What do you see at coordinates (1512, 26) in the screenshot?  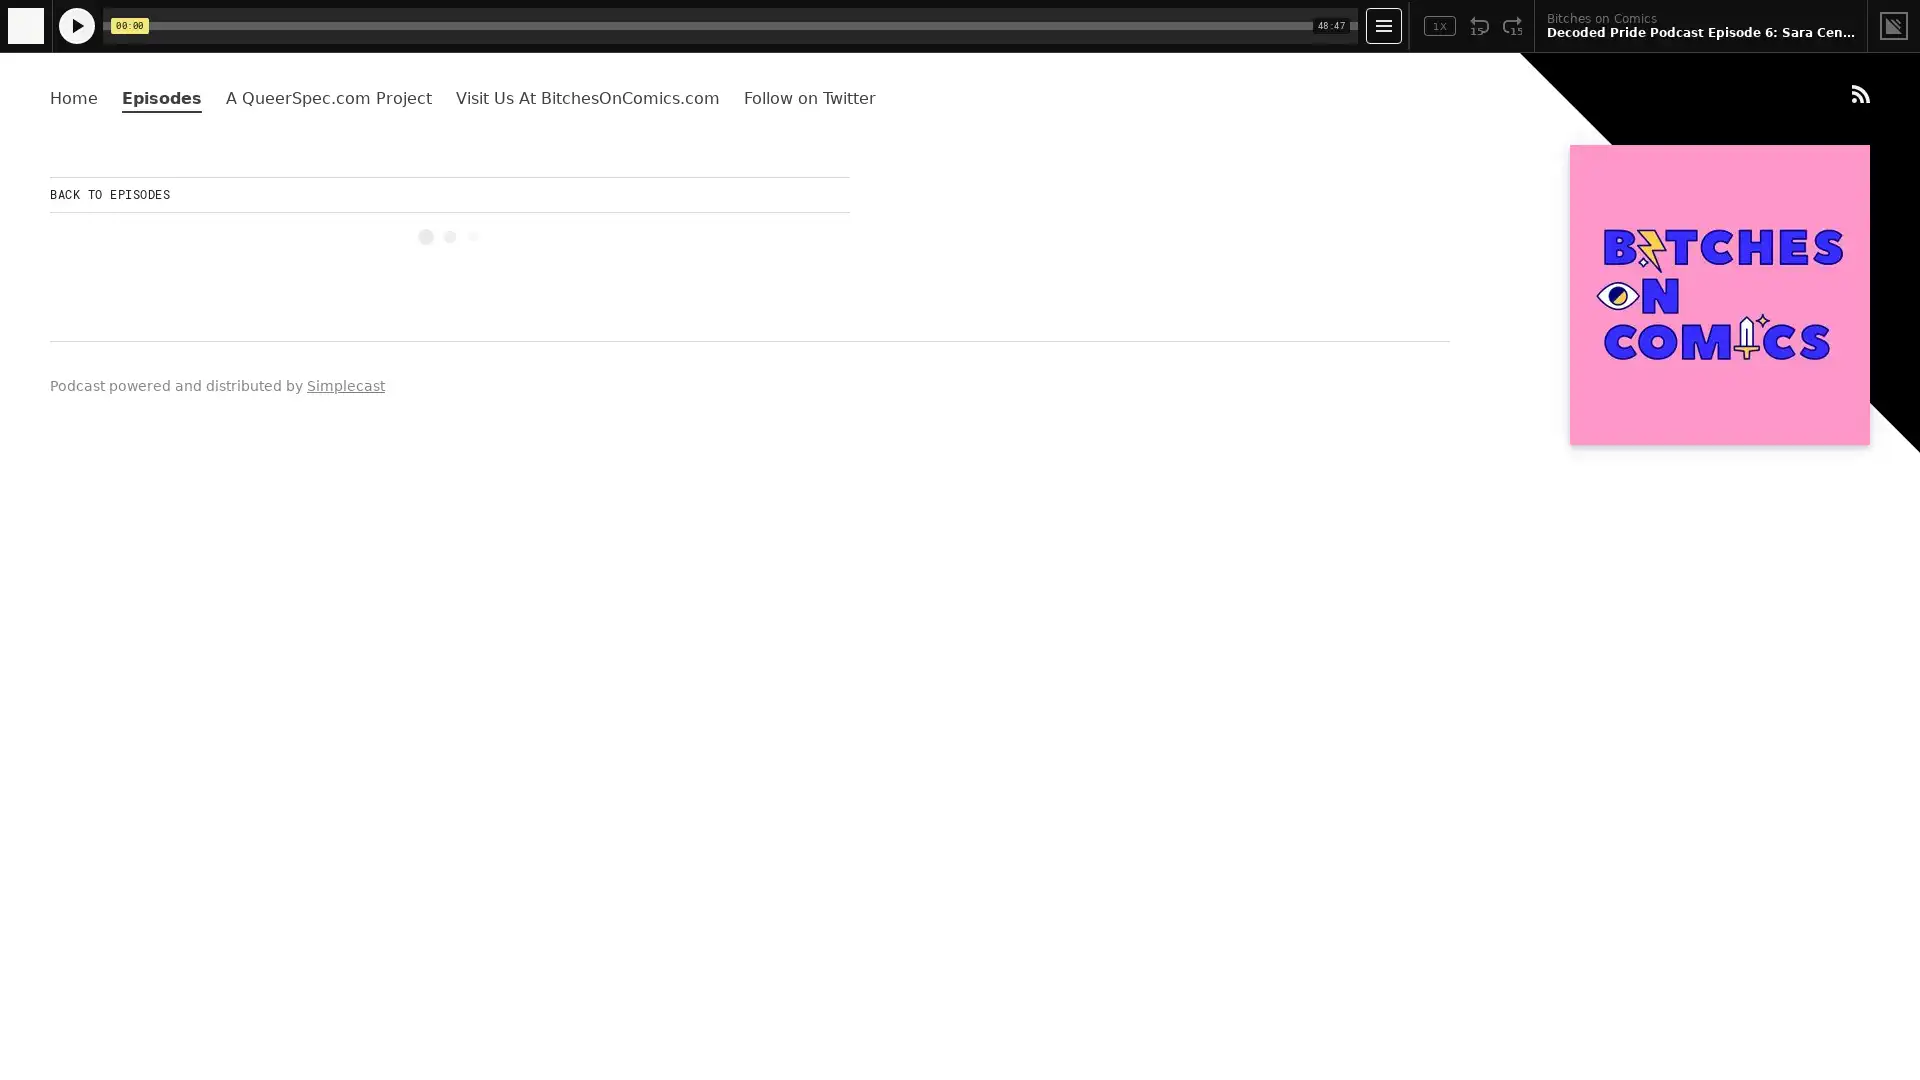 I see `Fast Forward 15 Seconds` at bounding box center [1512, 26].